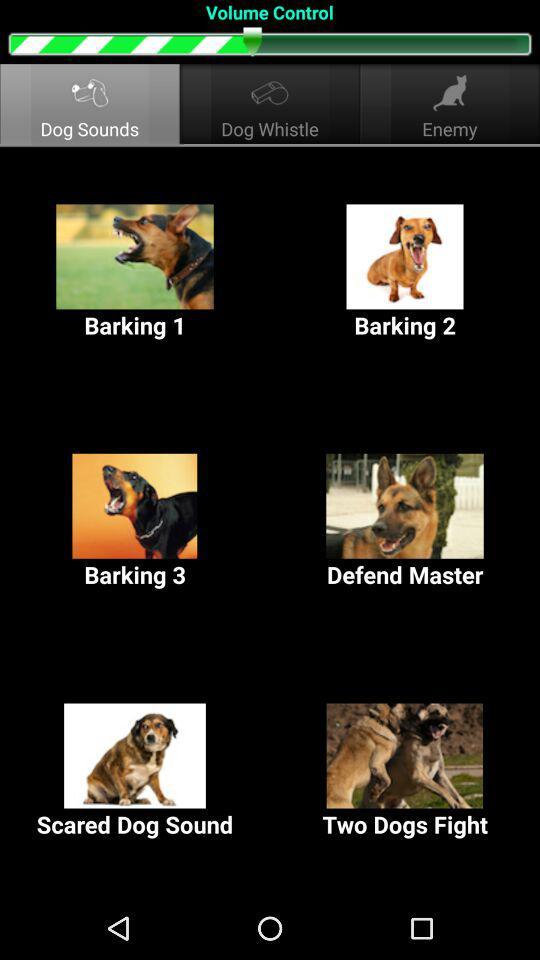  I want to click on the item below the barking 1 button, so click(405, 521).